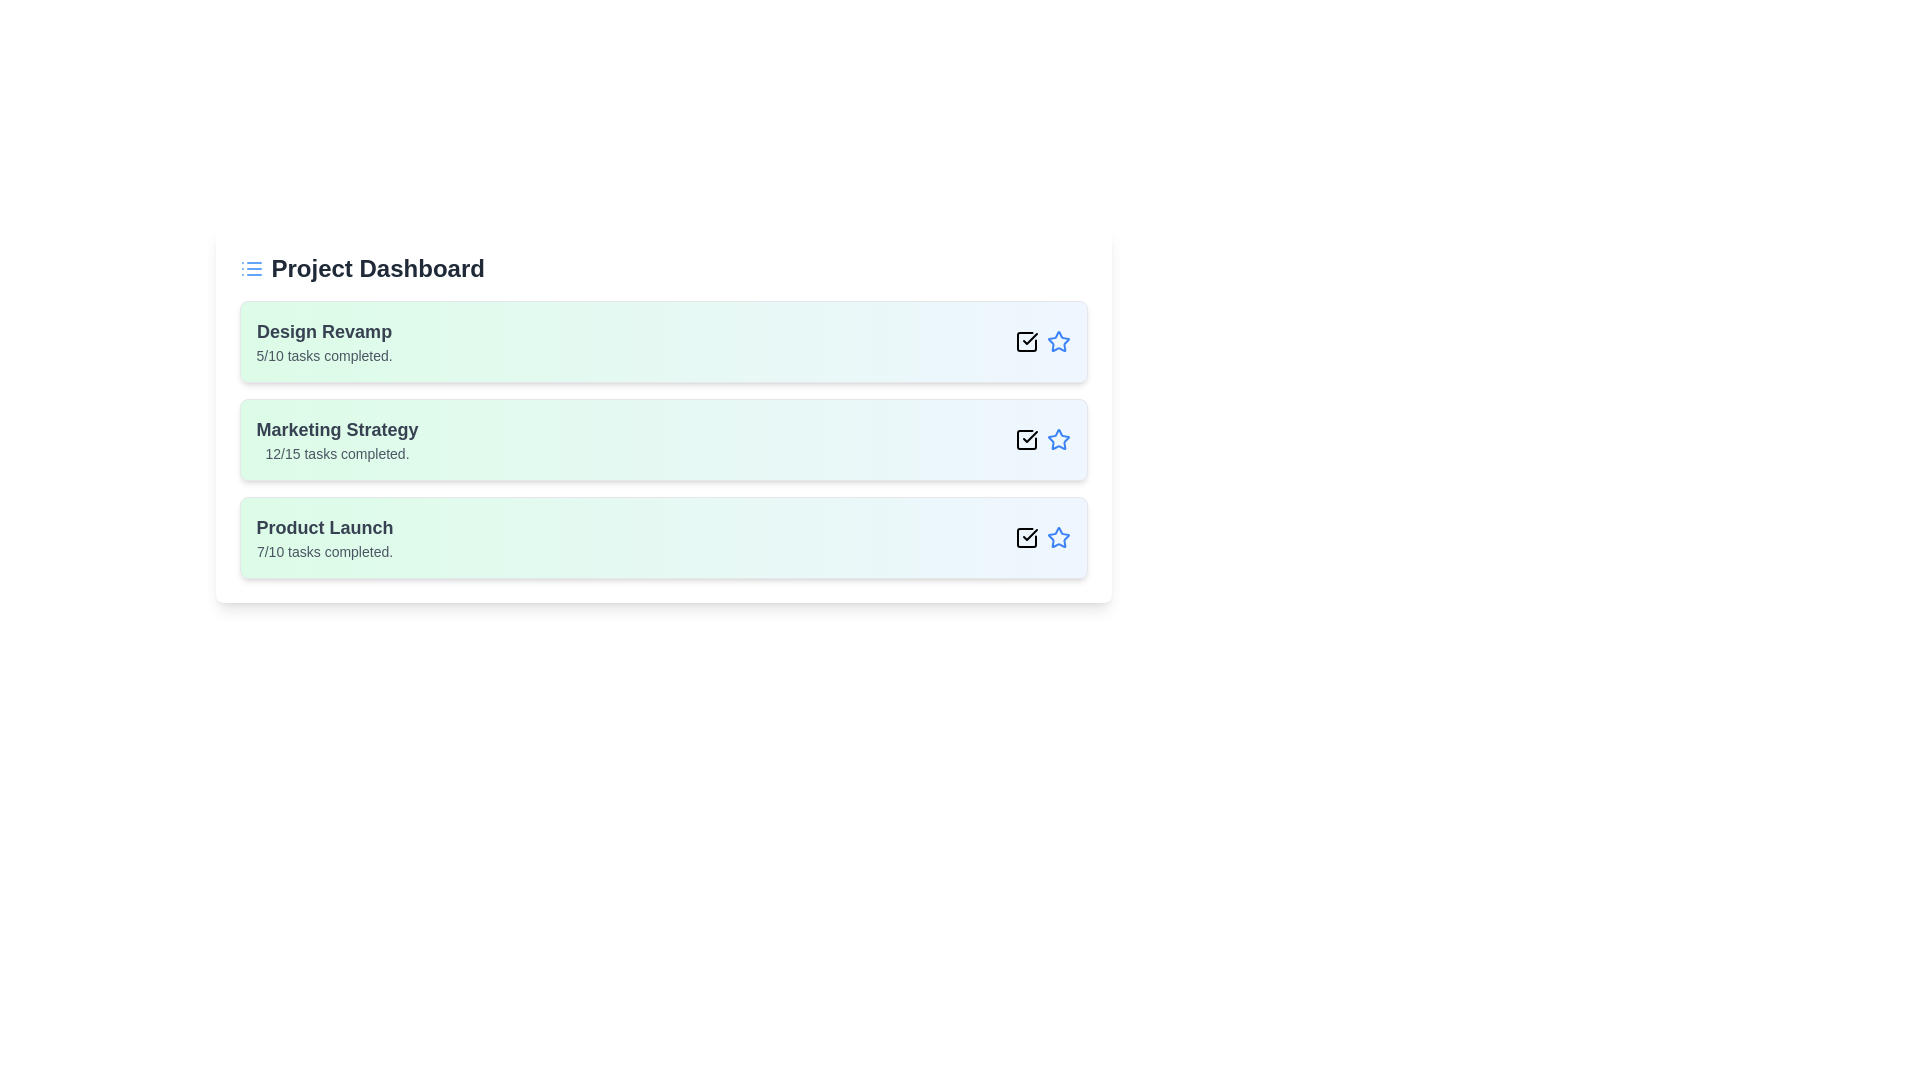 This screenshot has height=1080, width=1920. What do you see at coordinates (663, 536) in the screenshot?
I see `the project item Product Launch to select it` at bounding box center [663, 536].